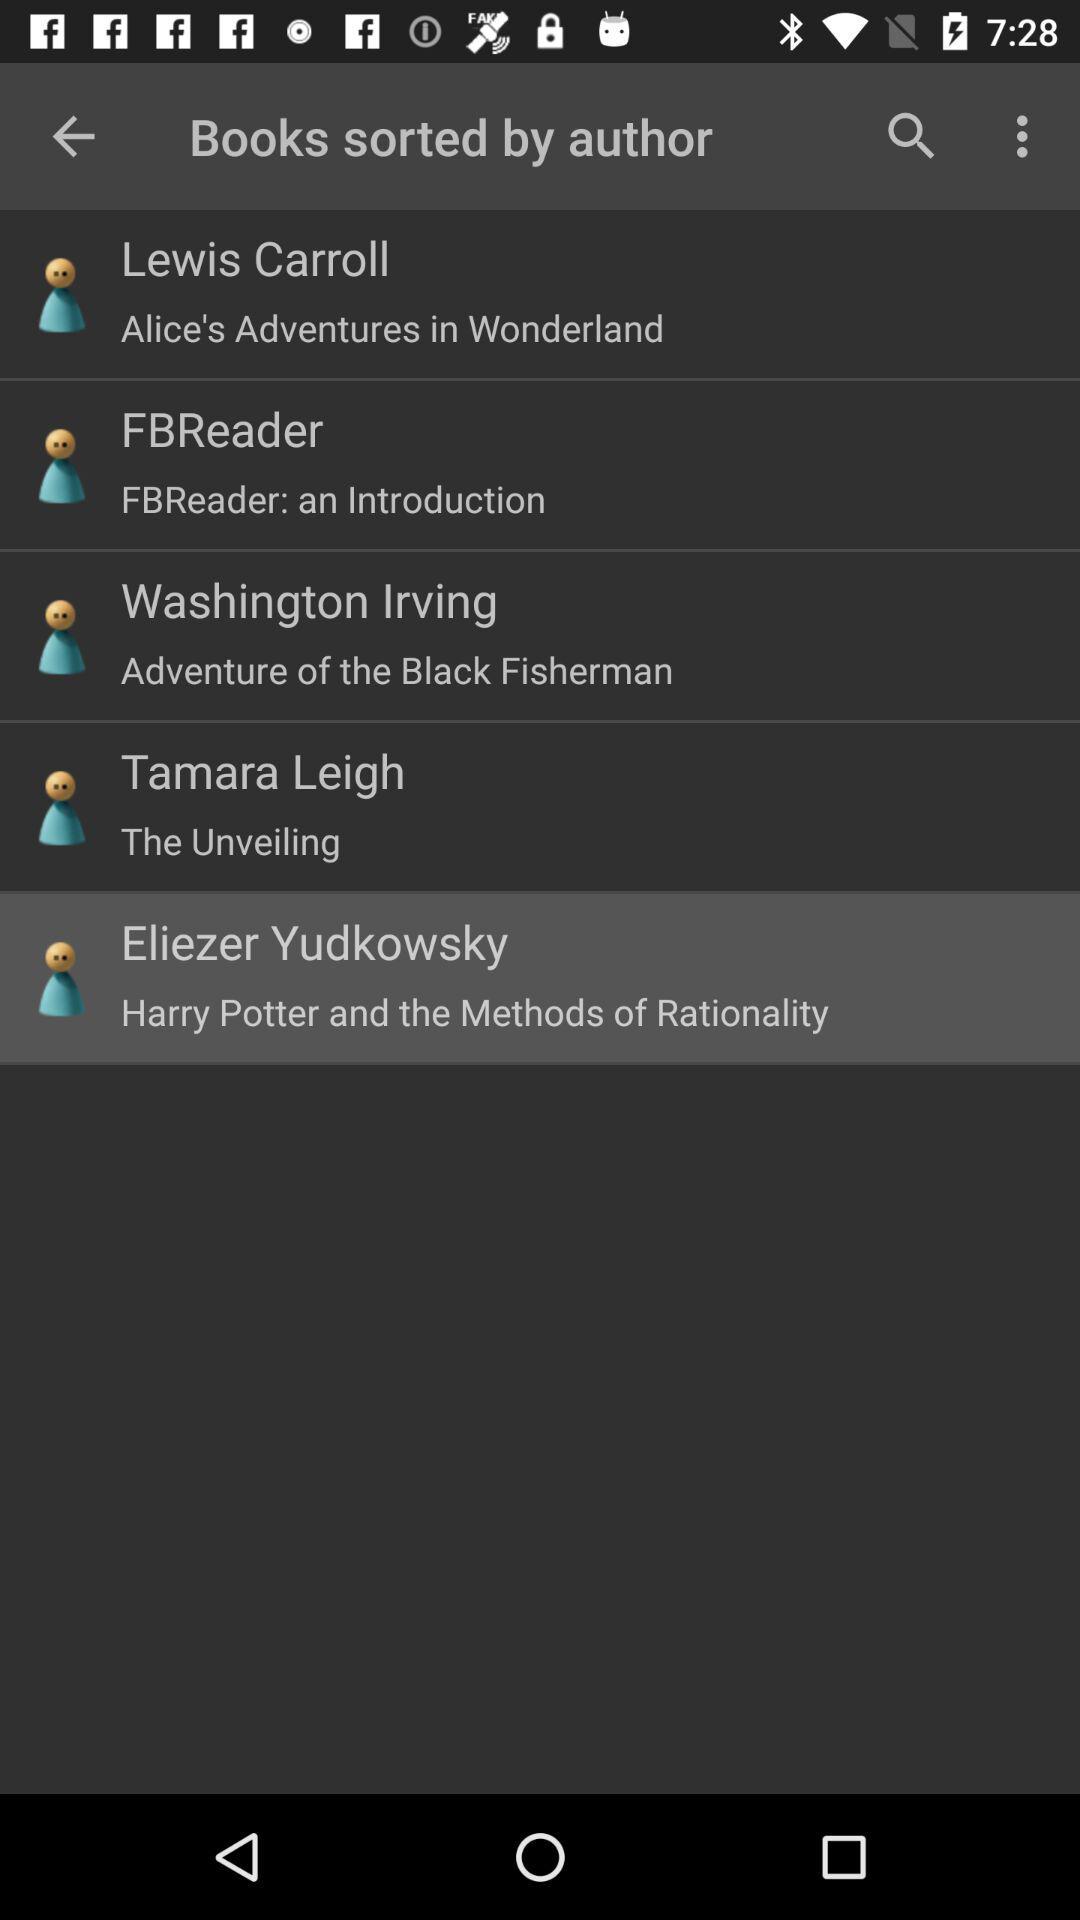 Image resolution: width=1080 pixels, height=1920 pixels. I want to click on the icon above the unveiling, so click(262, 769).